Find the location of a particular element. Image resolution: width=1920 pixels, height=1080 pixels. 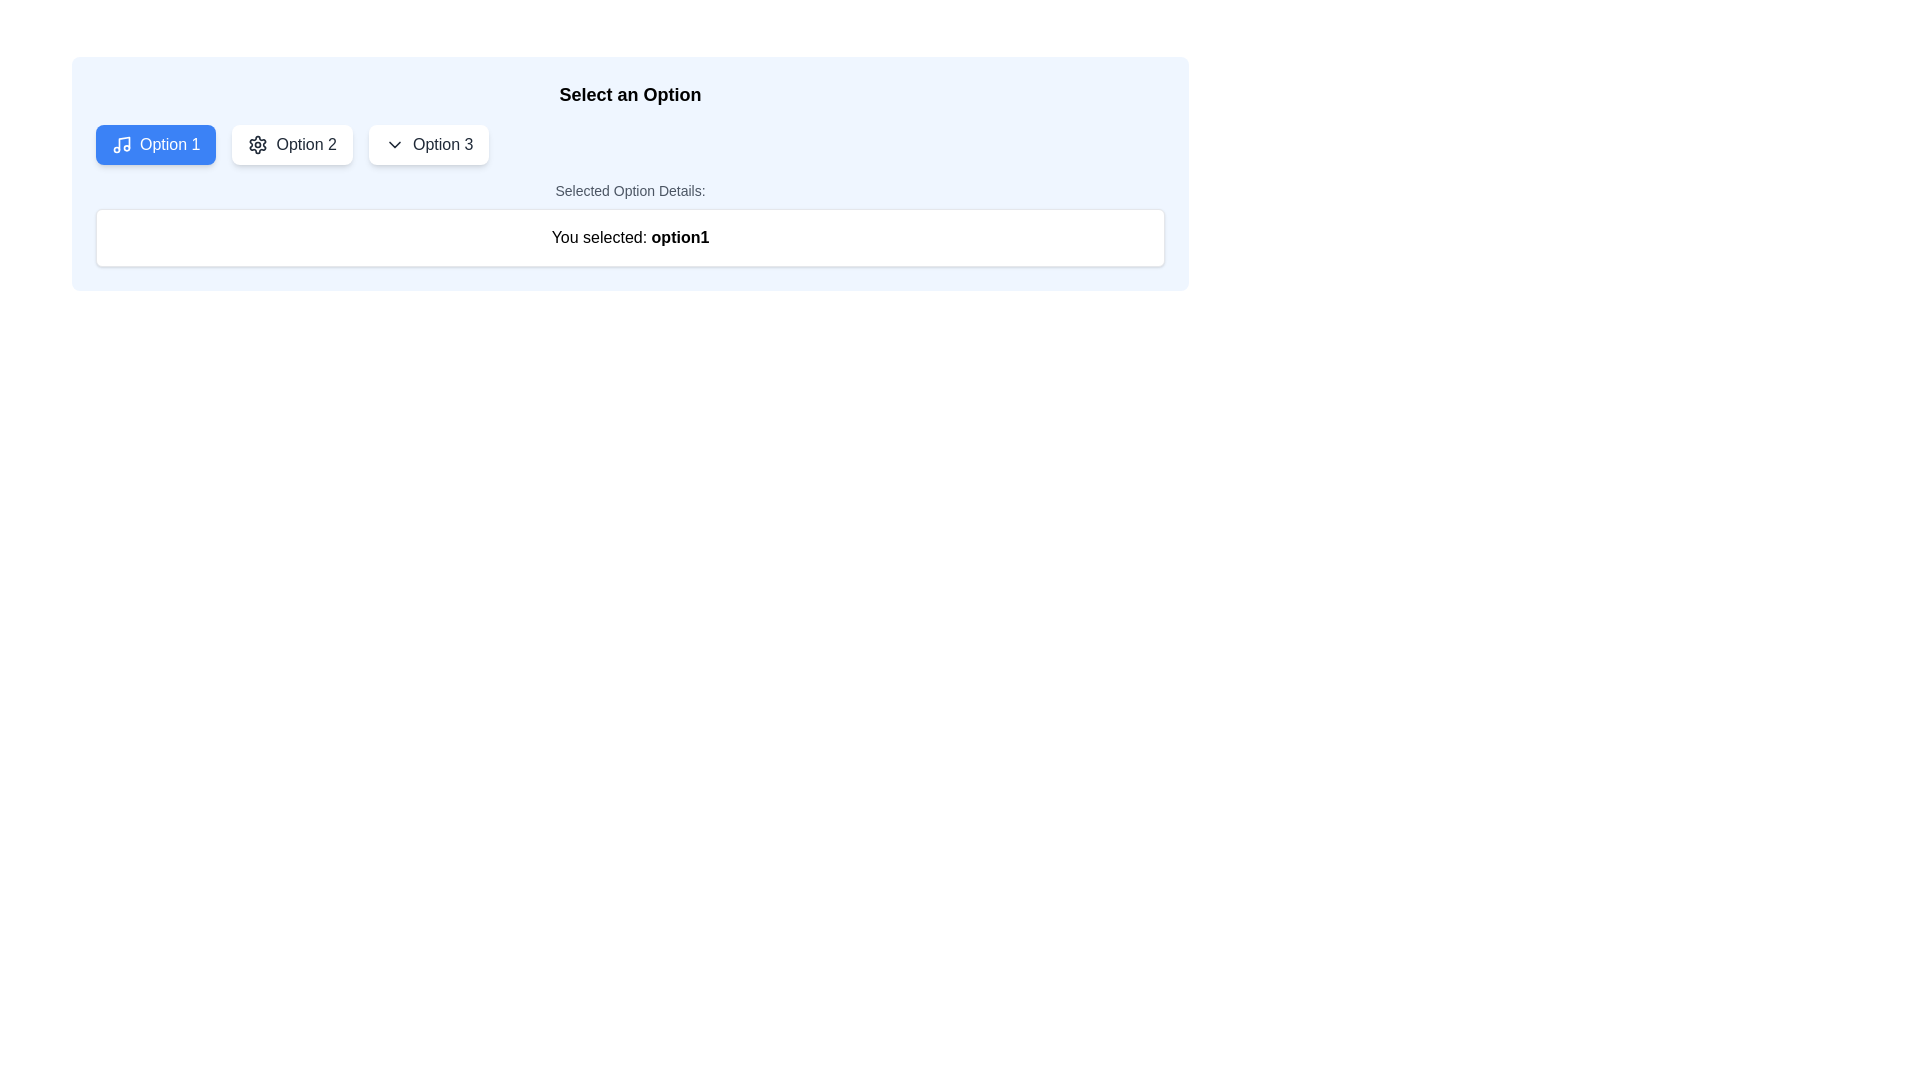

the static text display that confirms the user's selected option, located below the row of options 'Option 1', 'Option 2', and 'Option 3' is located at coordinates (629, 223).